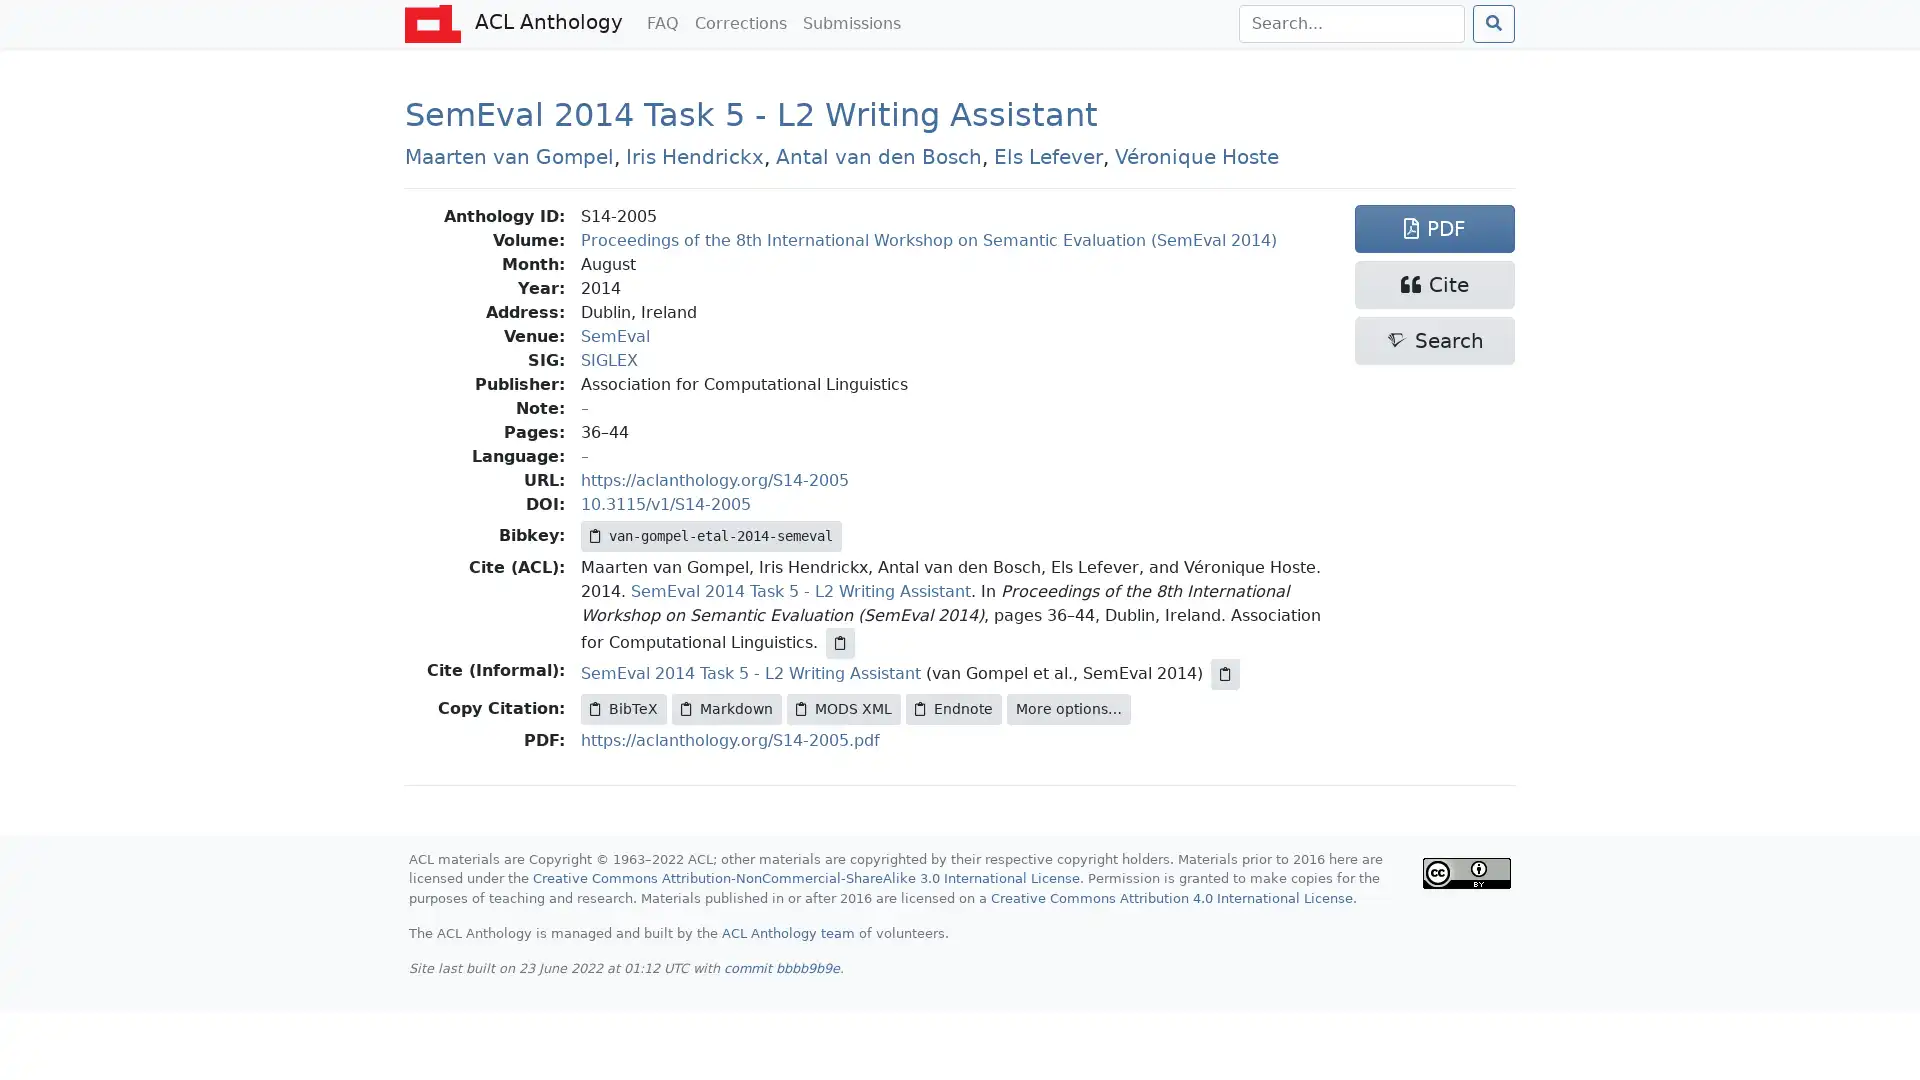  Describe the element at coordinates (725, 708) in the screenshot. I see `Markdown` at that location.